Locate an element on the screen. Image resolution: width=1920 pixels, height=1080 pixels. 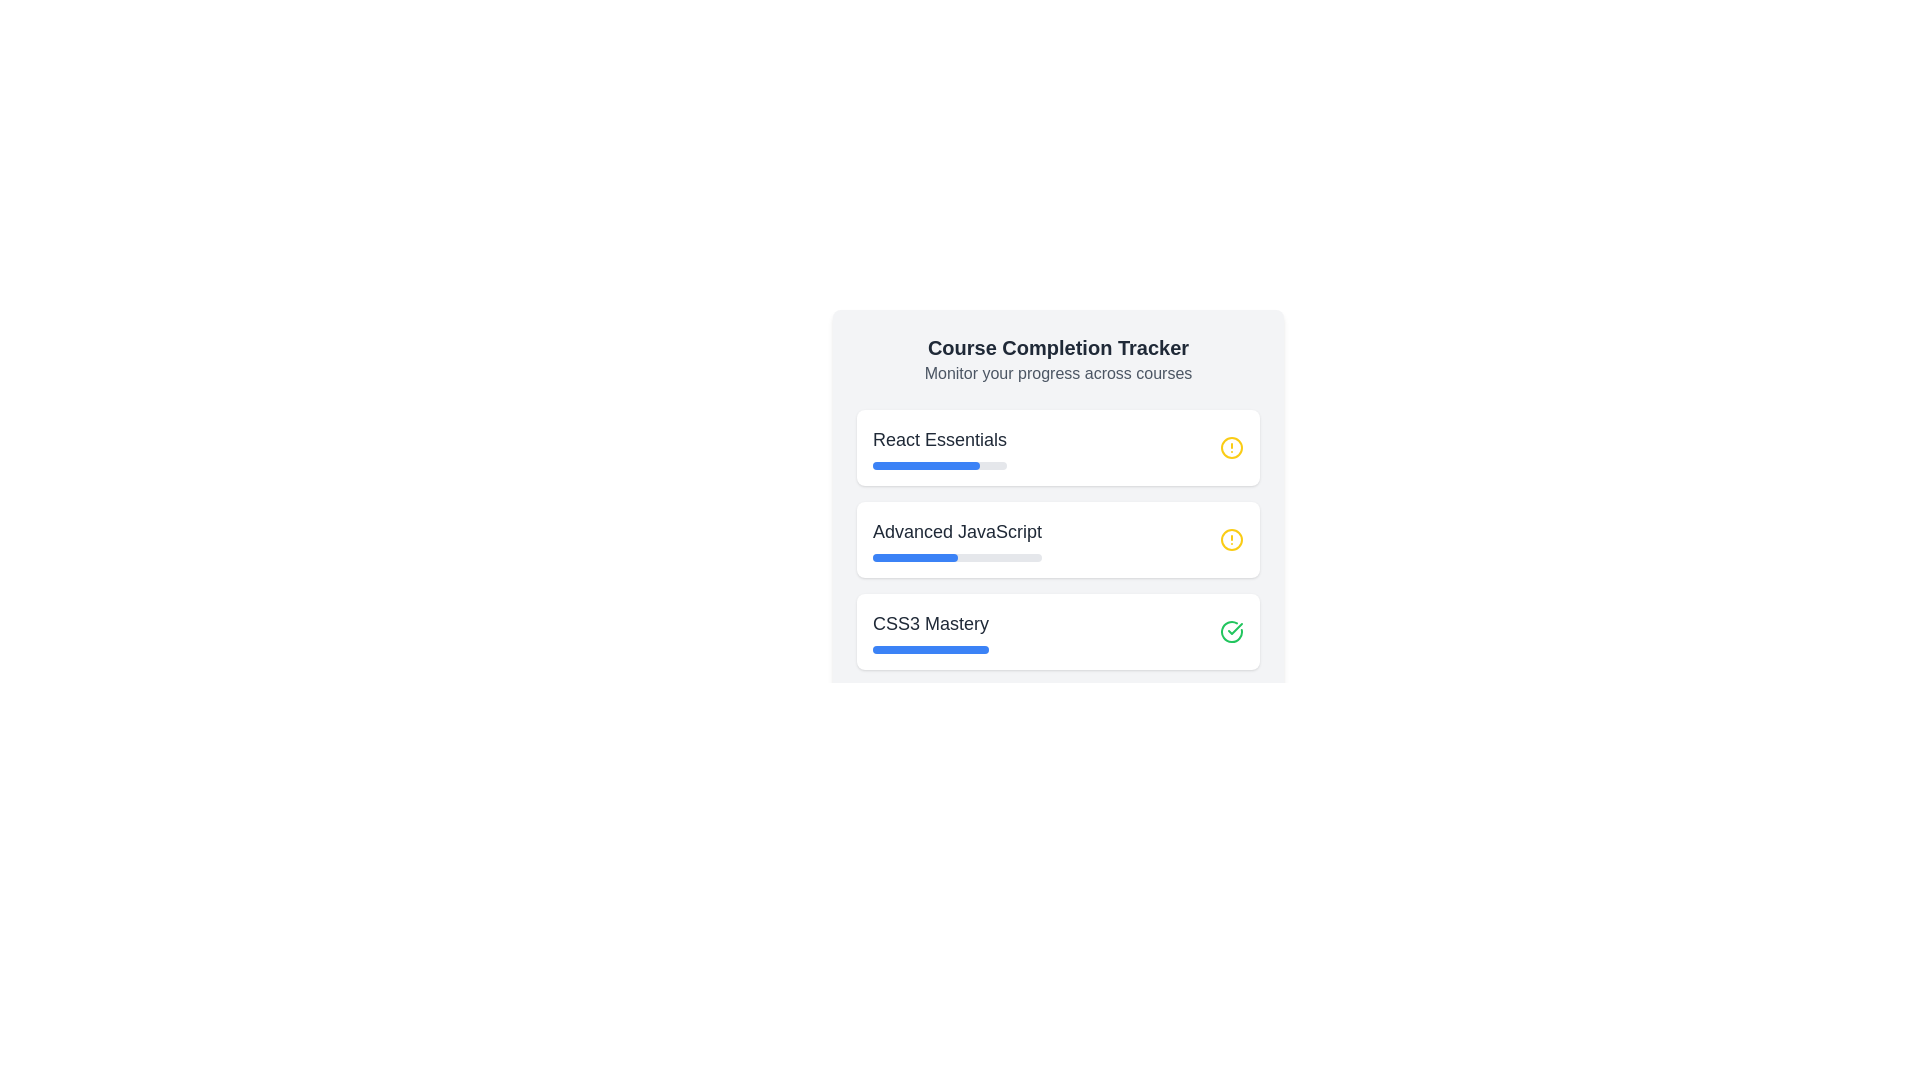
progress bar of the Advanced JavaScript course progress tracker, which is the second item in the list of course progress cards is located at coordinates (1057, 540).